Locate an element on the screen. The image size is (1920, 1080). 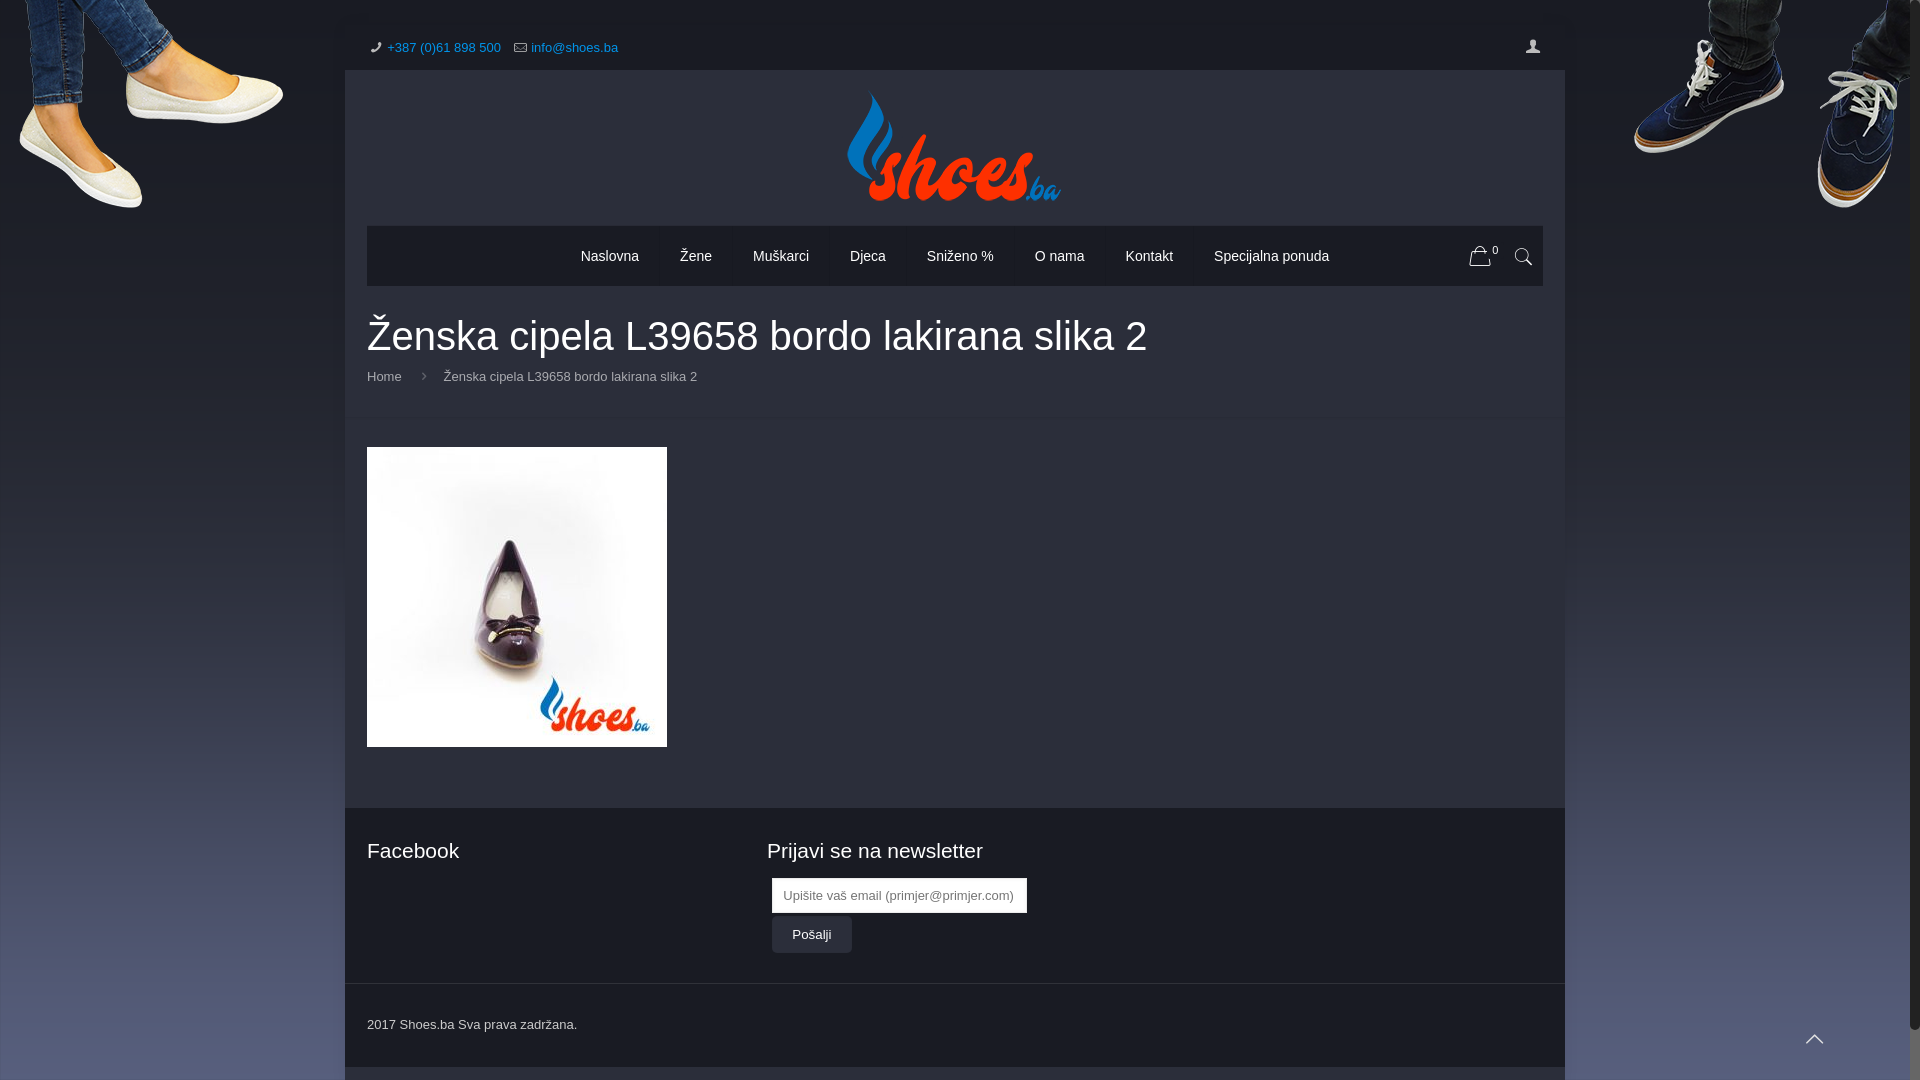
'Djeca' is located at coordinates (868, 254).